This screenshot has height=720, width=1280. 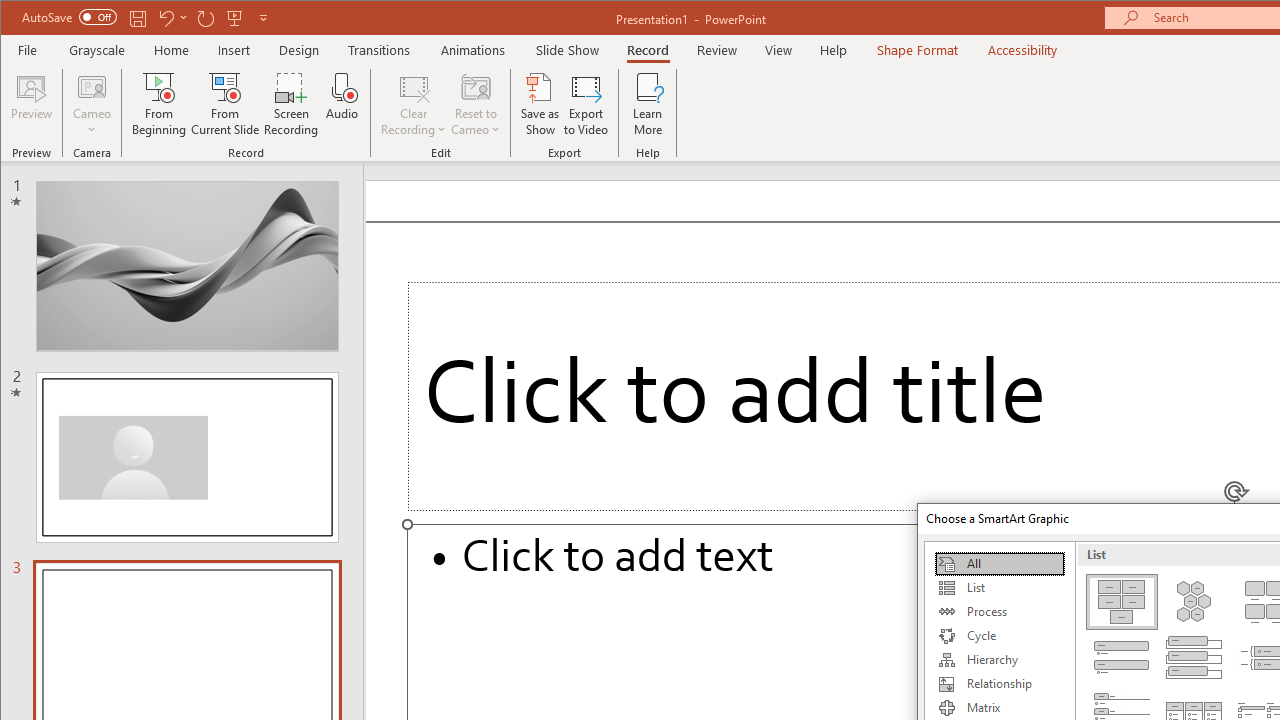 I want to click on 'From Current Slide...', so click(x=225, y=104).